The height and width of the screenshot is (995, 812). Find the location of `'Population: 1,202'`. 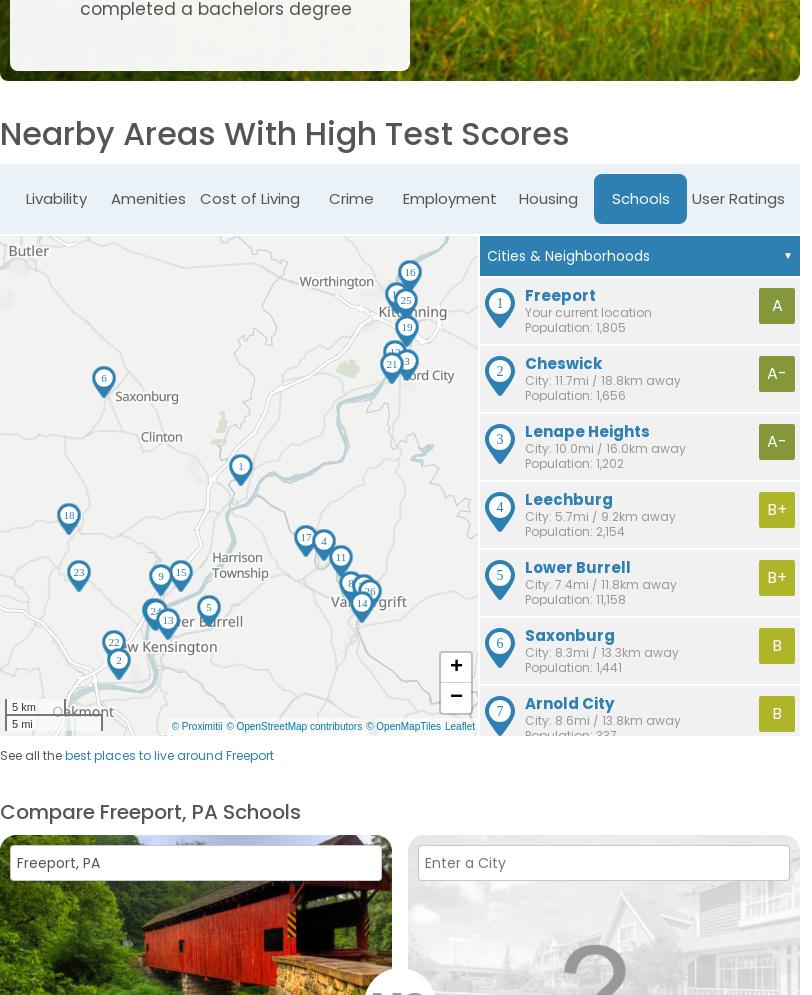

'Population: 1,202' is located at coordinates (574, 463).